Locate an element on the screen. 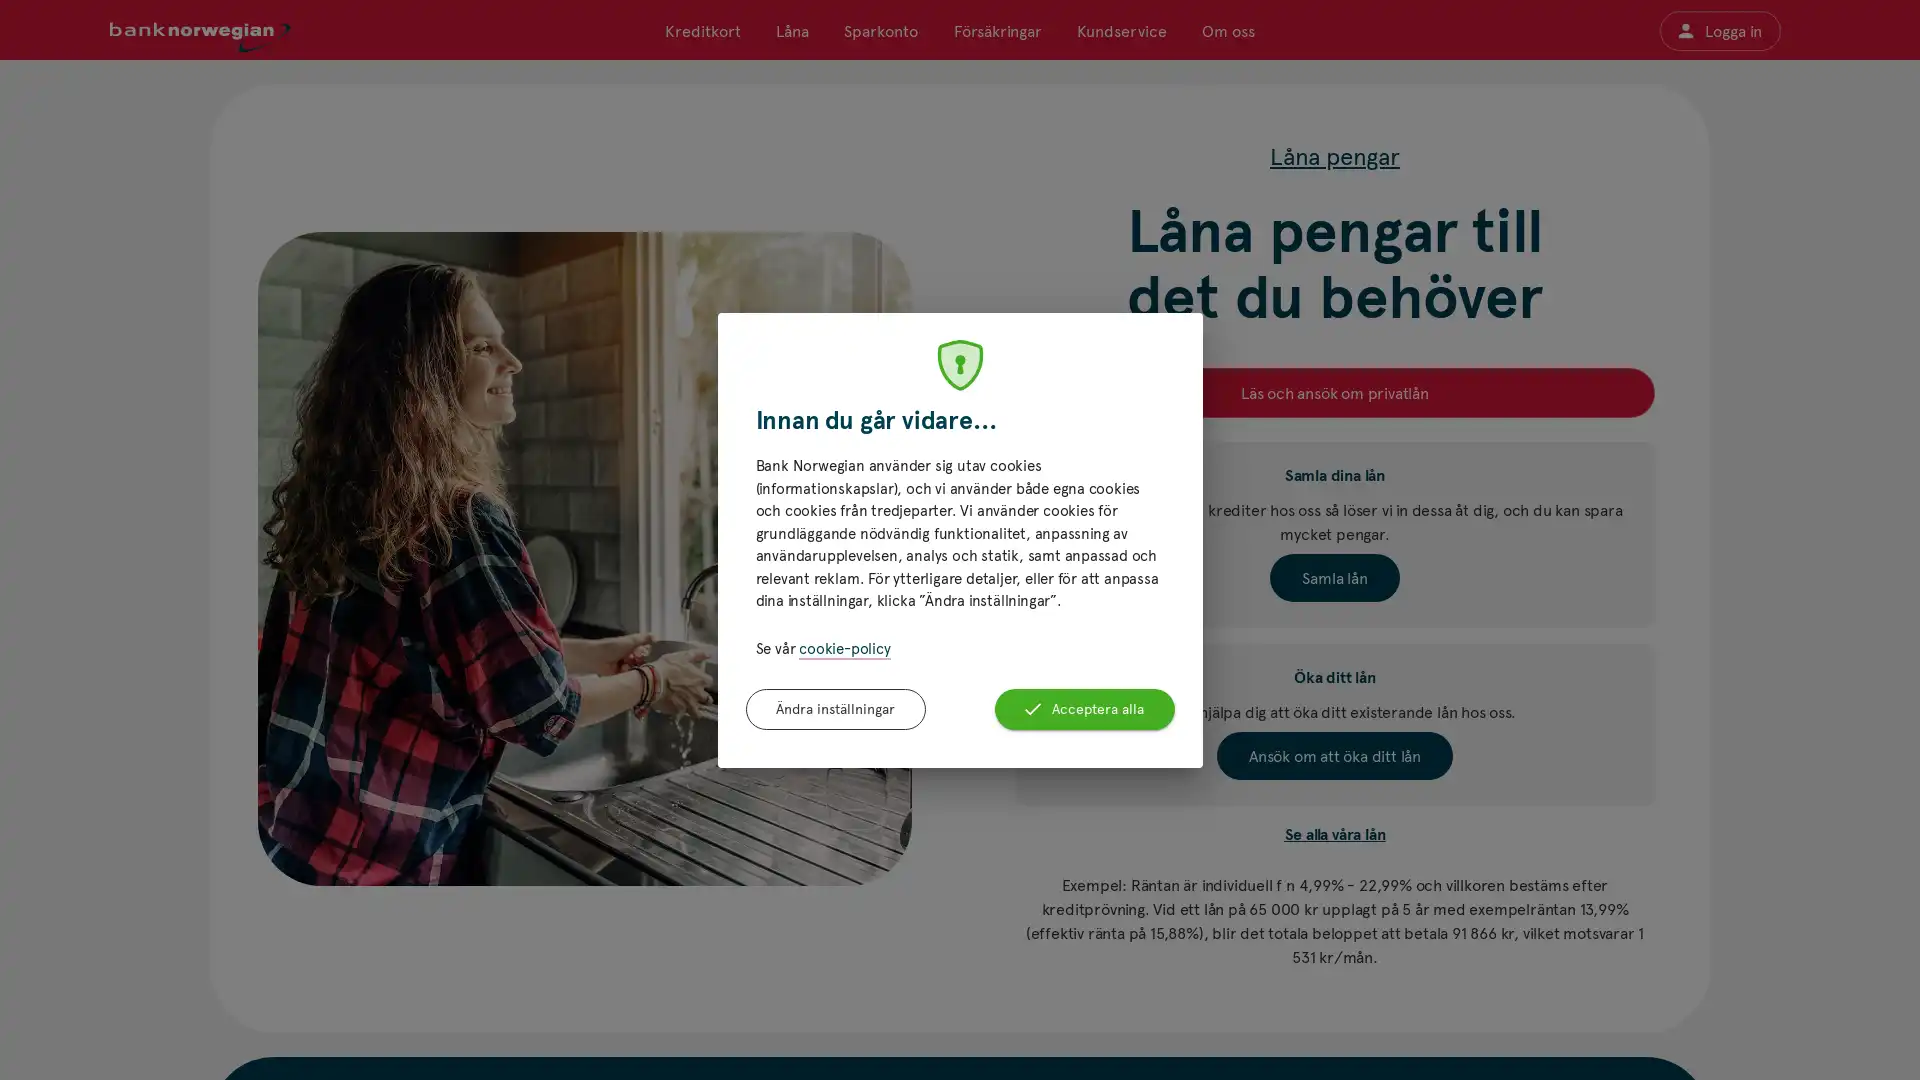 Image resolution: width=1920 pixels, height=1080 pixels. Acceptera alla is located at coordinates (1083, 708).